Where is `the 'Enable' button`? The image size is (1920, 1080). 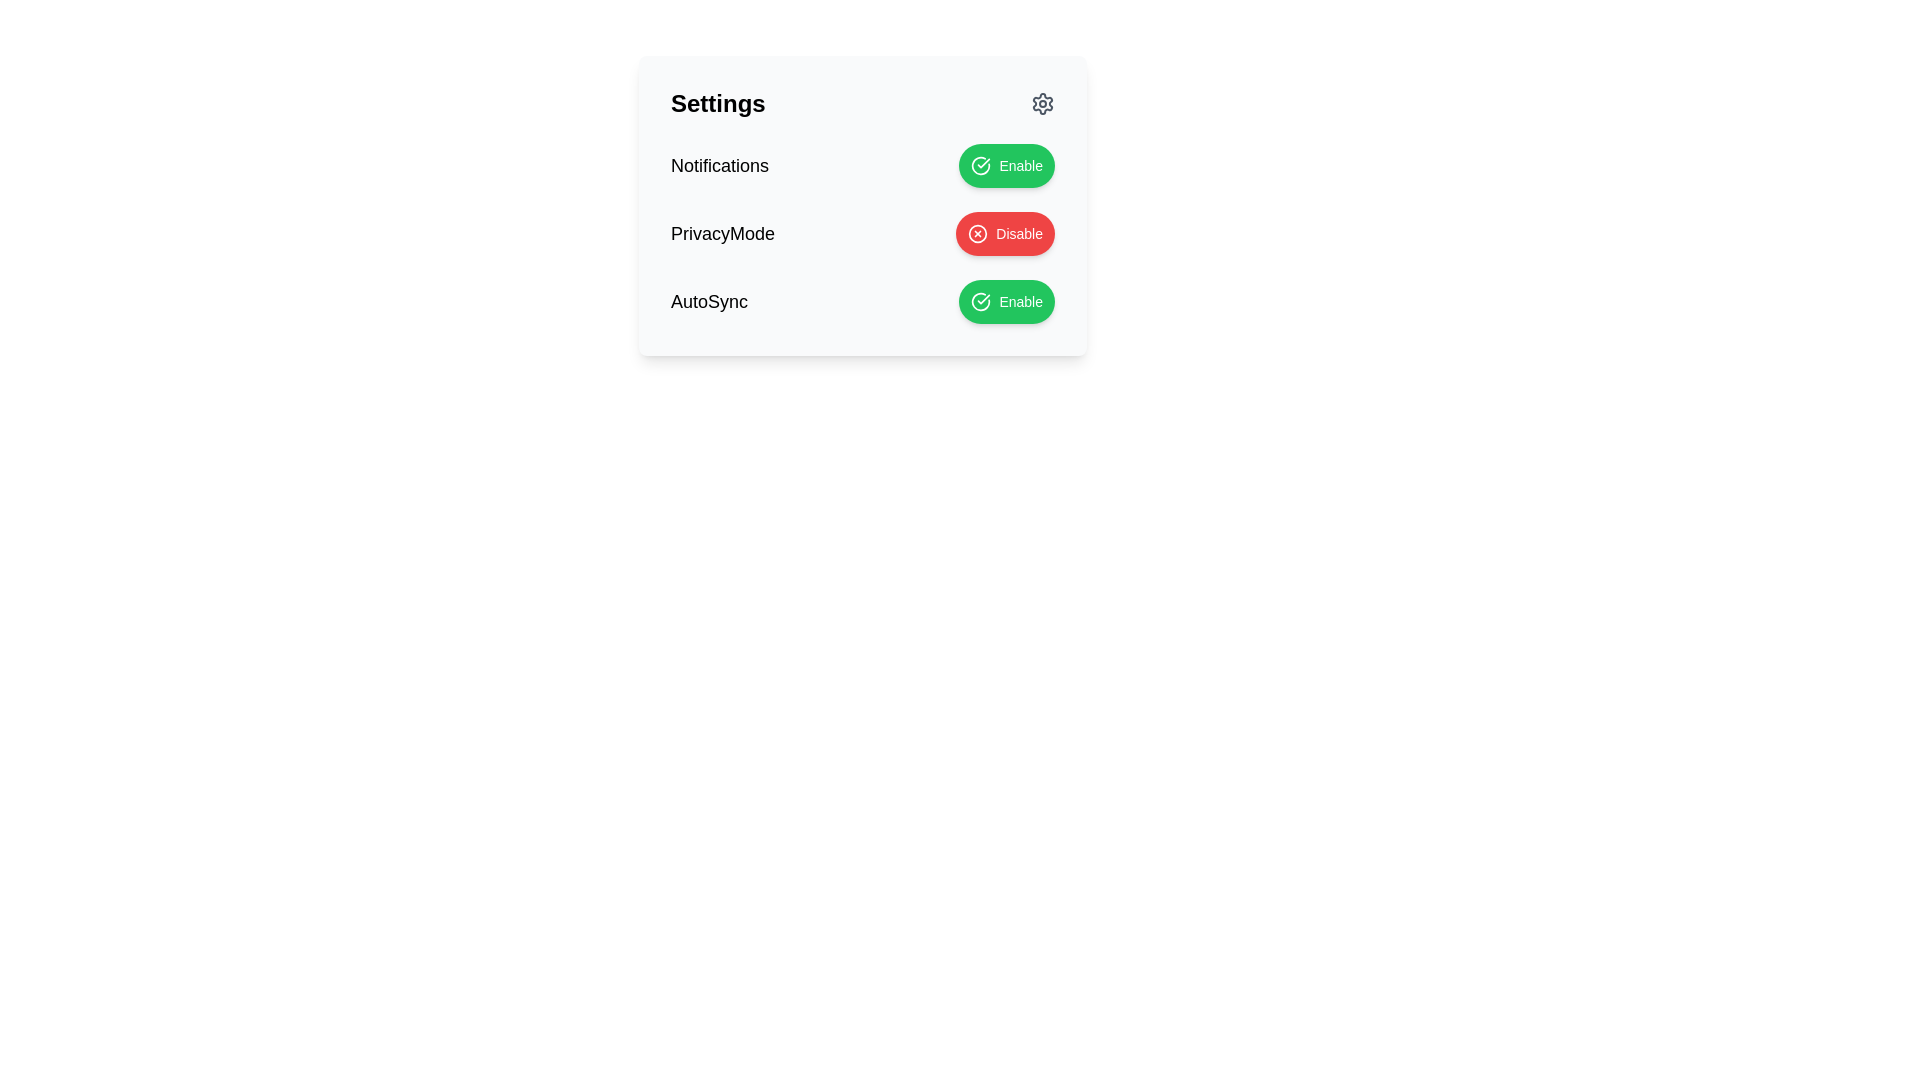 the 'Enable' button is located at coordinates (1021, 164).